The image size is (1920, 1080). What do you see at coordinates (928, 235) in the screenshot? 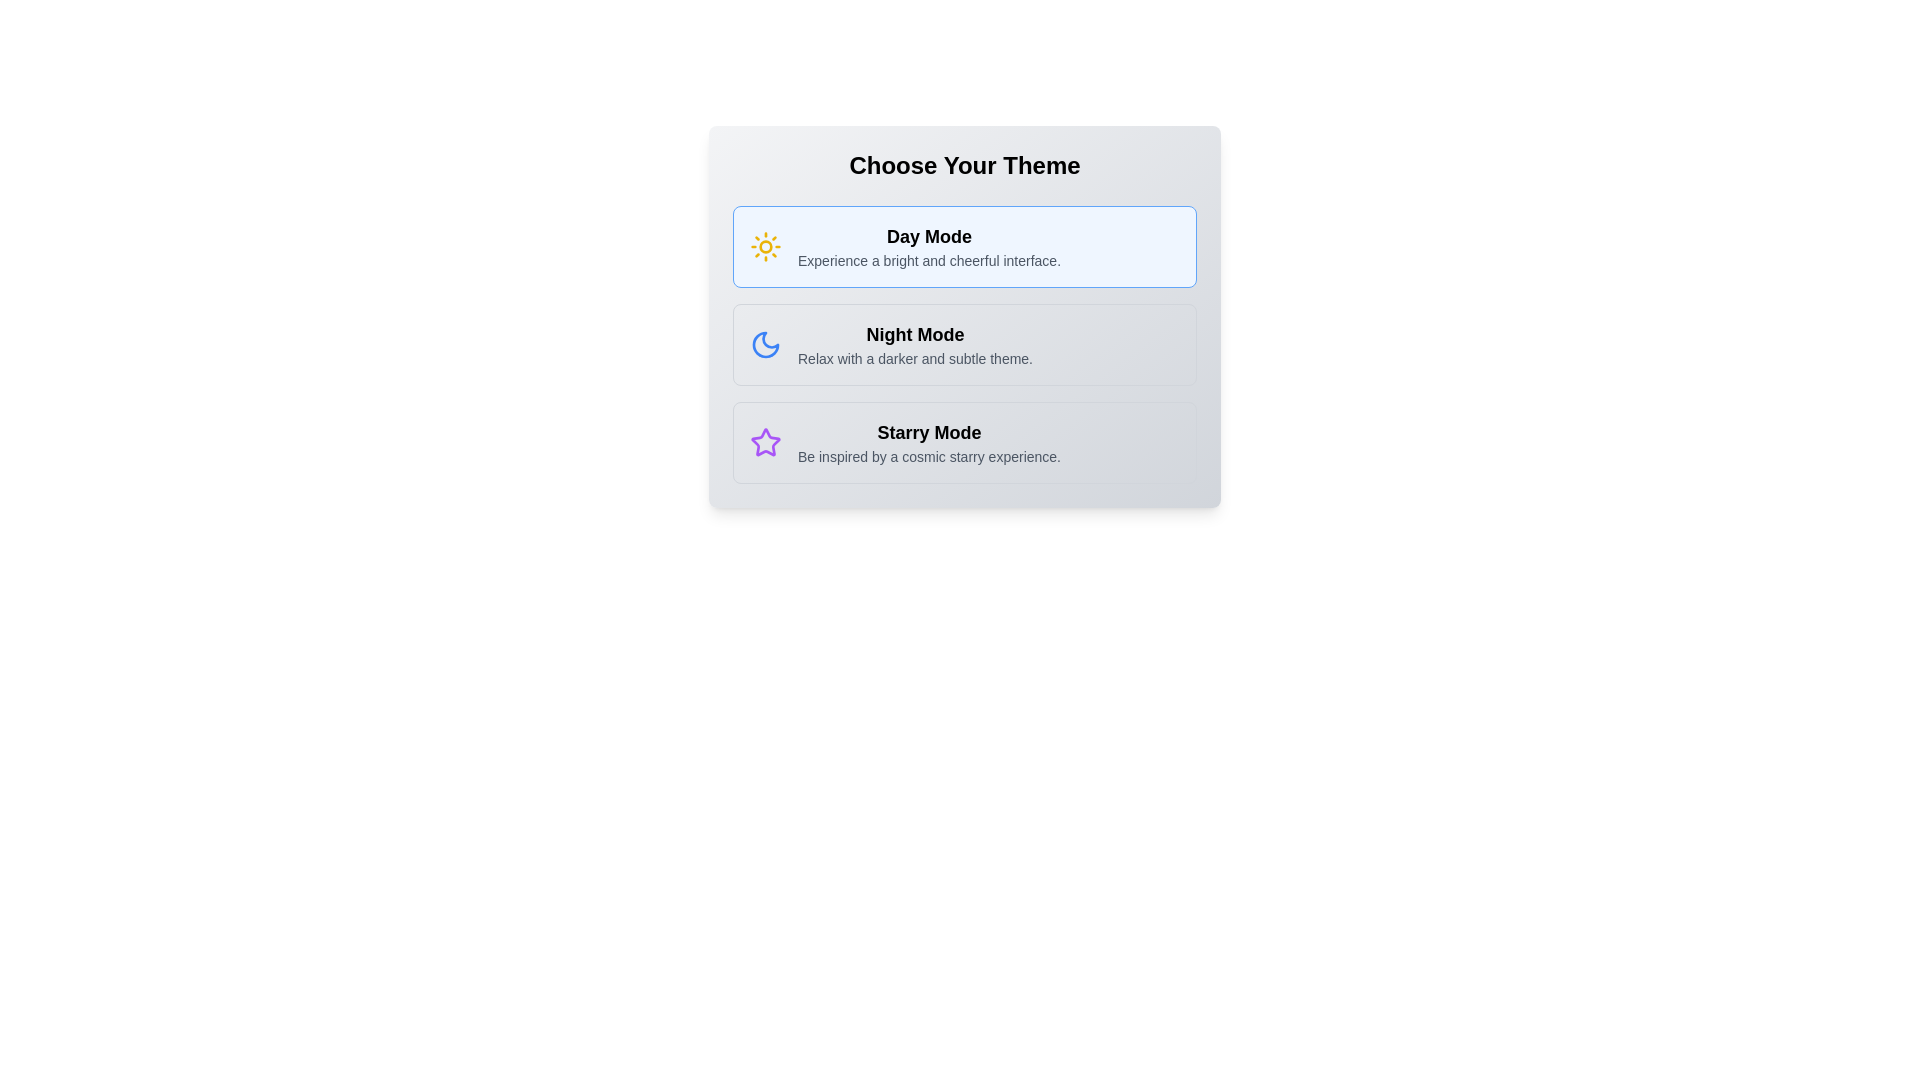
I see `the 'Day Mode' text label, which is styled with a bold and larger font size, located in the theme selection menu under the 'Choose Your Theme' section` at bounding box center [928, 235].